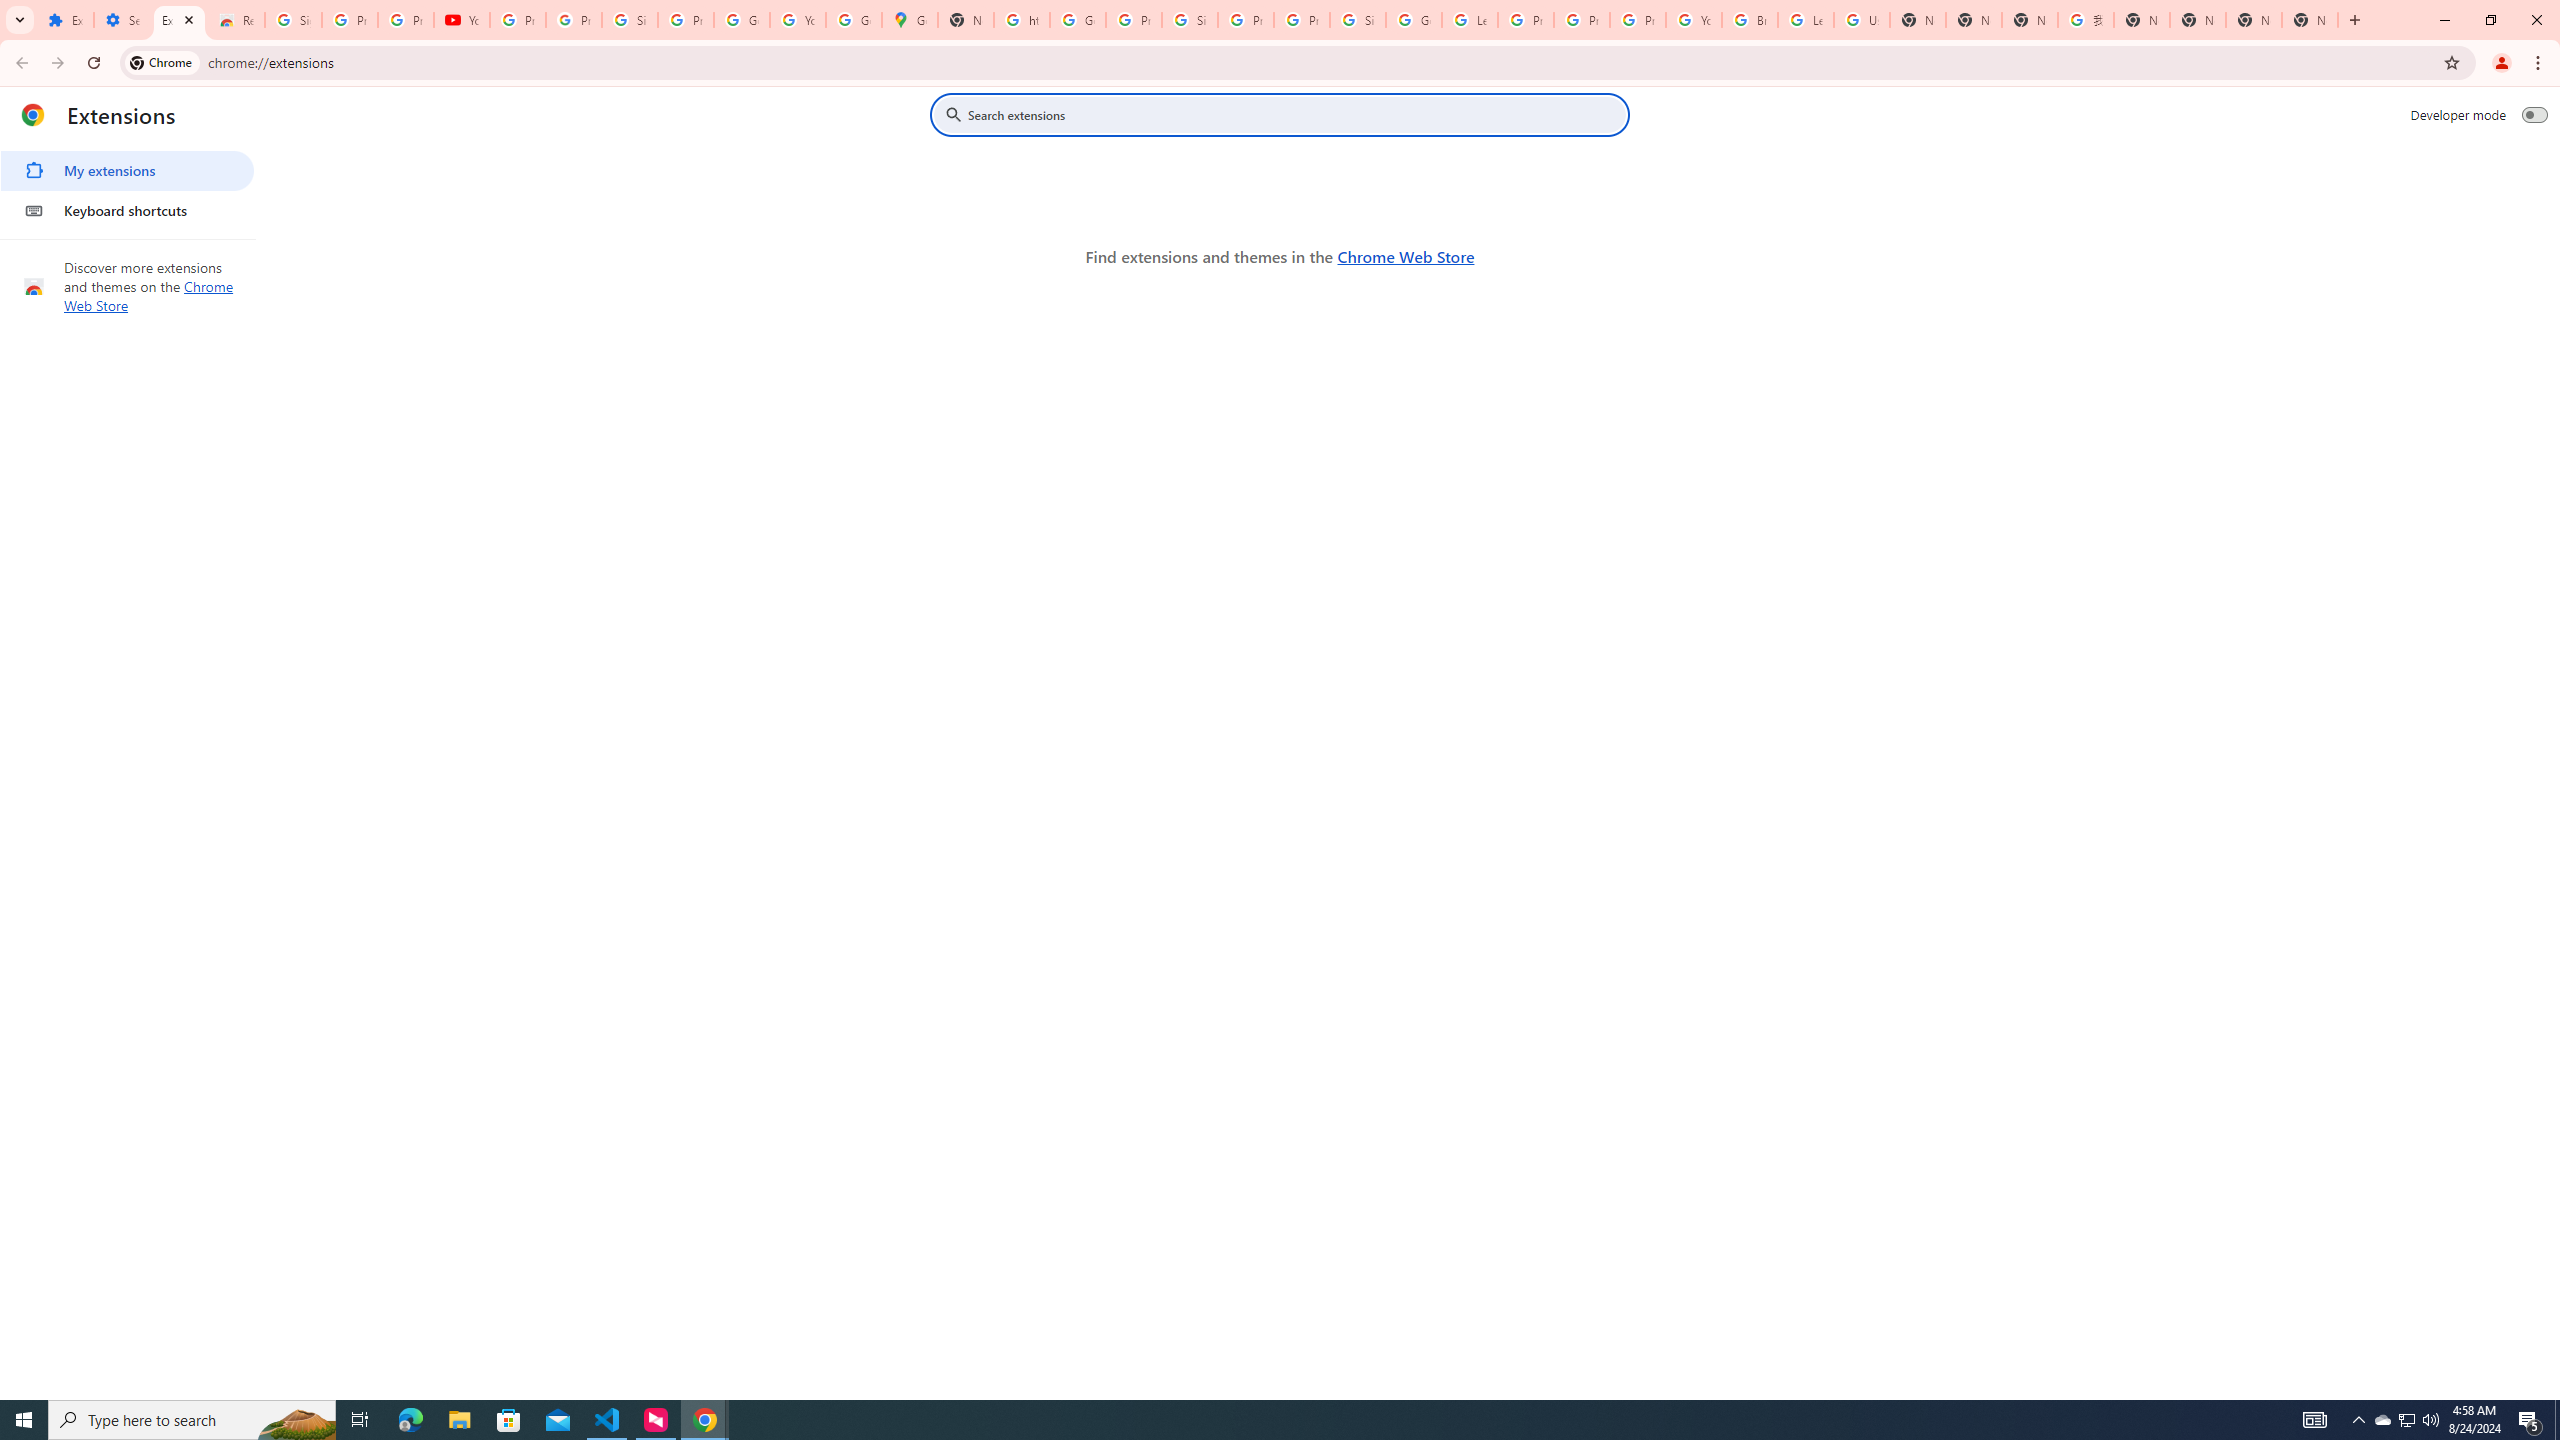 Image resolution: width=2560 pixels, height=1440 pixels. Describe the element at coordinates (1526, 19) in the screenshot. I see `'Privacy Help Center - Policies Help'` at that location.